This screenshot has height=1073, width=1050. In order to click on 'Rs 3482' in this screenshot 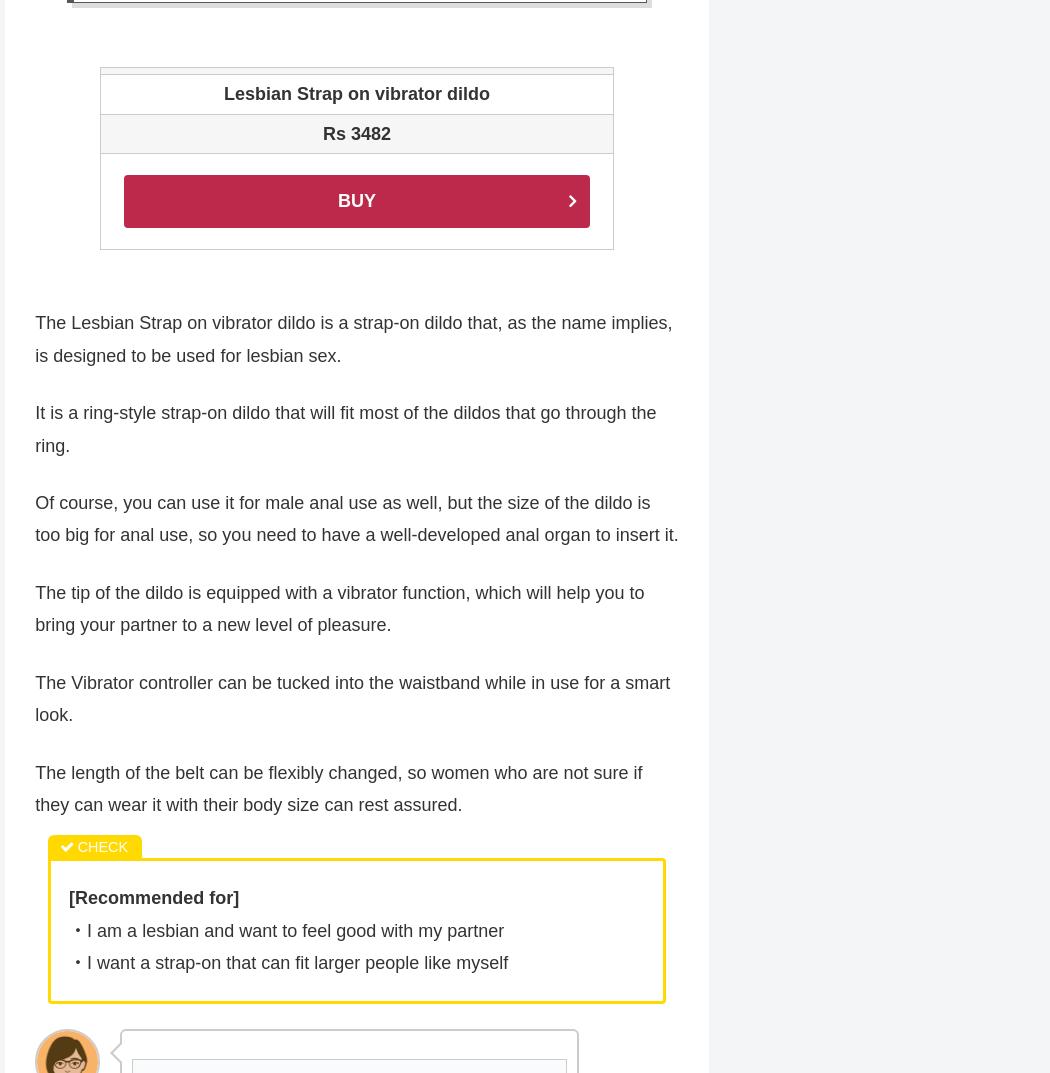, I will do `click(355, 133)`.